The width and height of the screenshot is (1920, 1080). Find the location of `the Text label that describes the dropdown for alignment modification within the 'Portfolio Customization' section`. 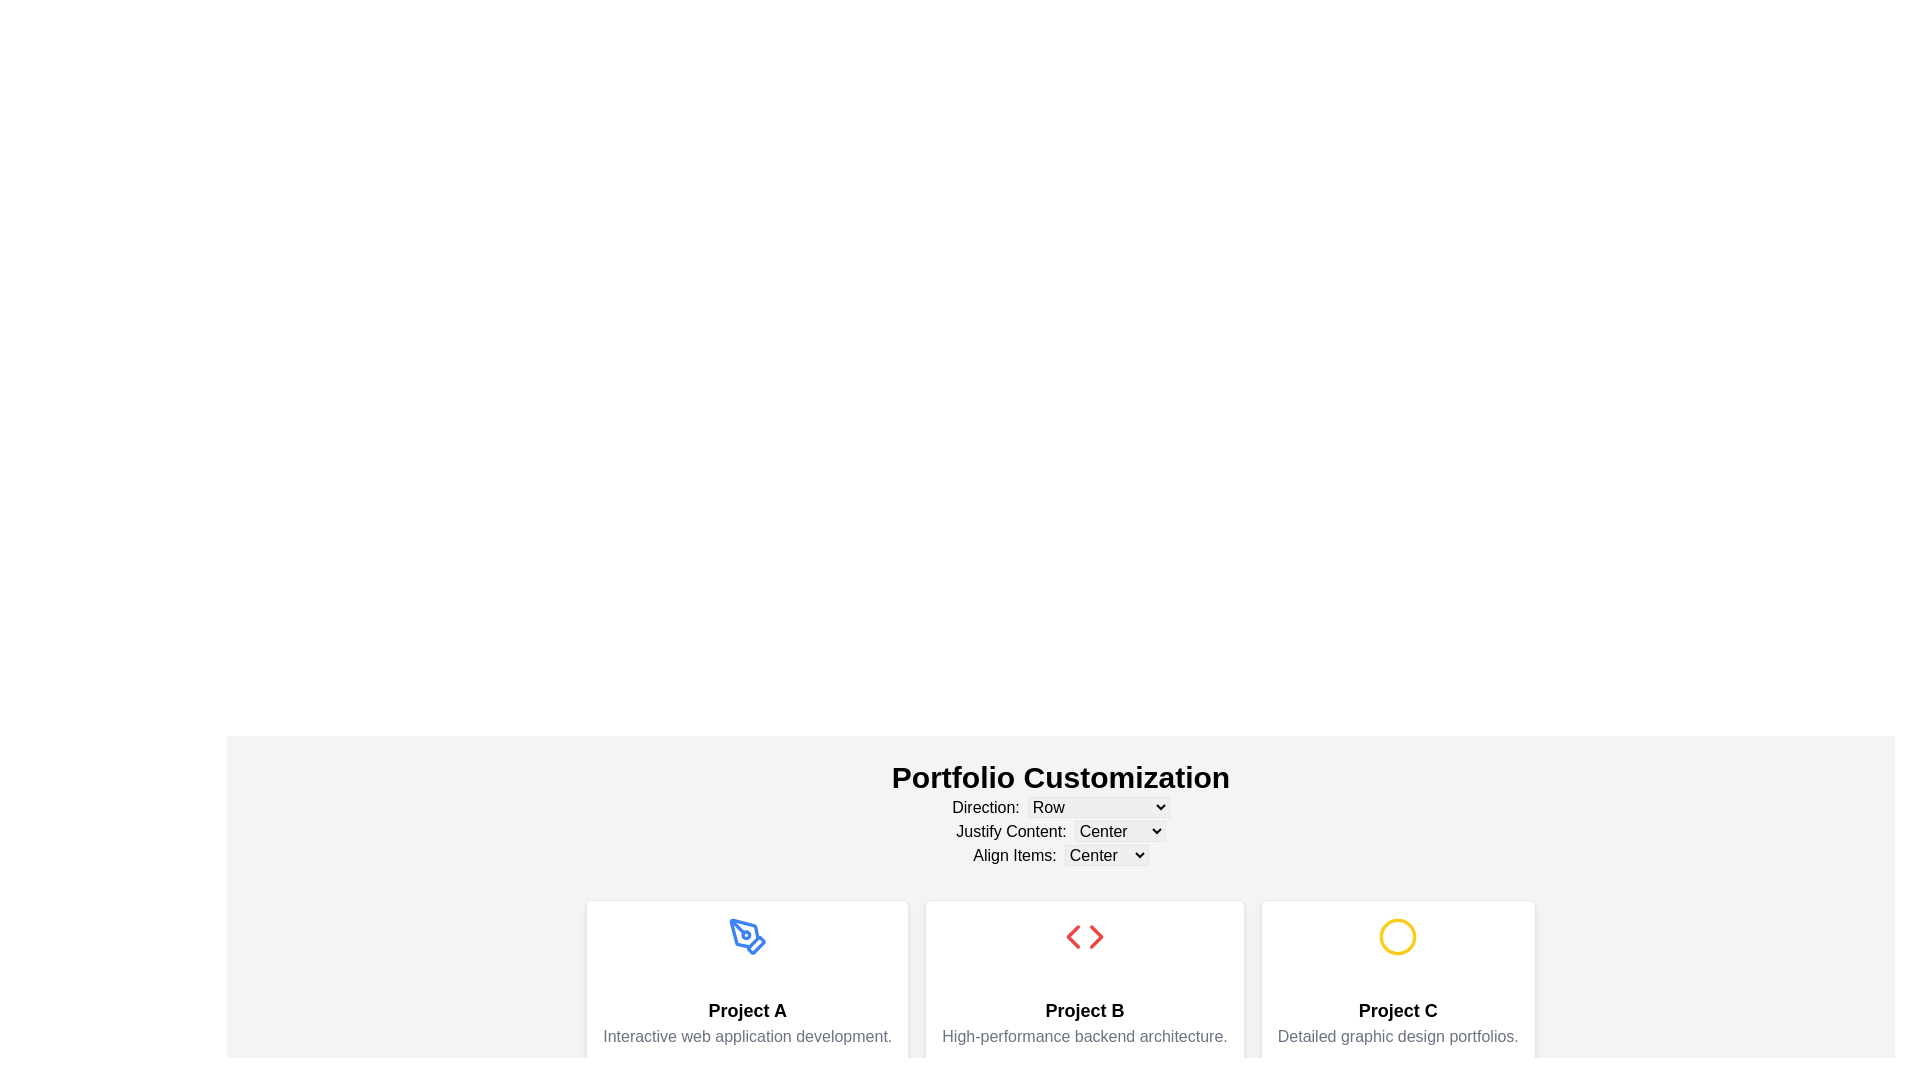

the Text label that describes the dropdown for alignment modification within the 'Portfolio Customization' section is located at coordinates (1014, 855).